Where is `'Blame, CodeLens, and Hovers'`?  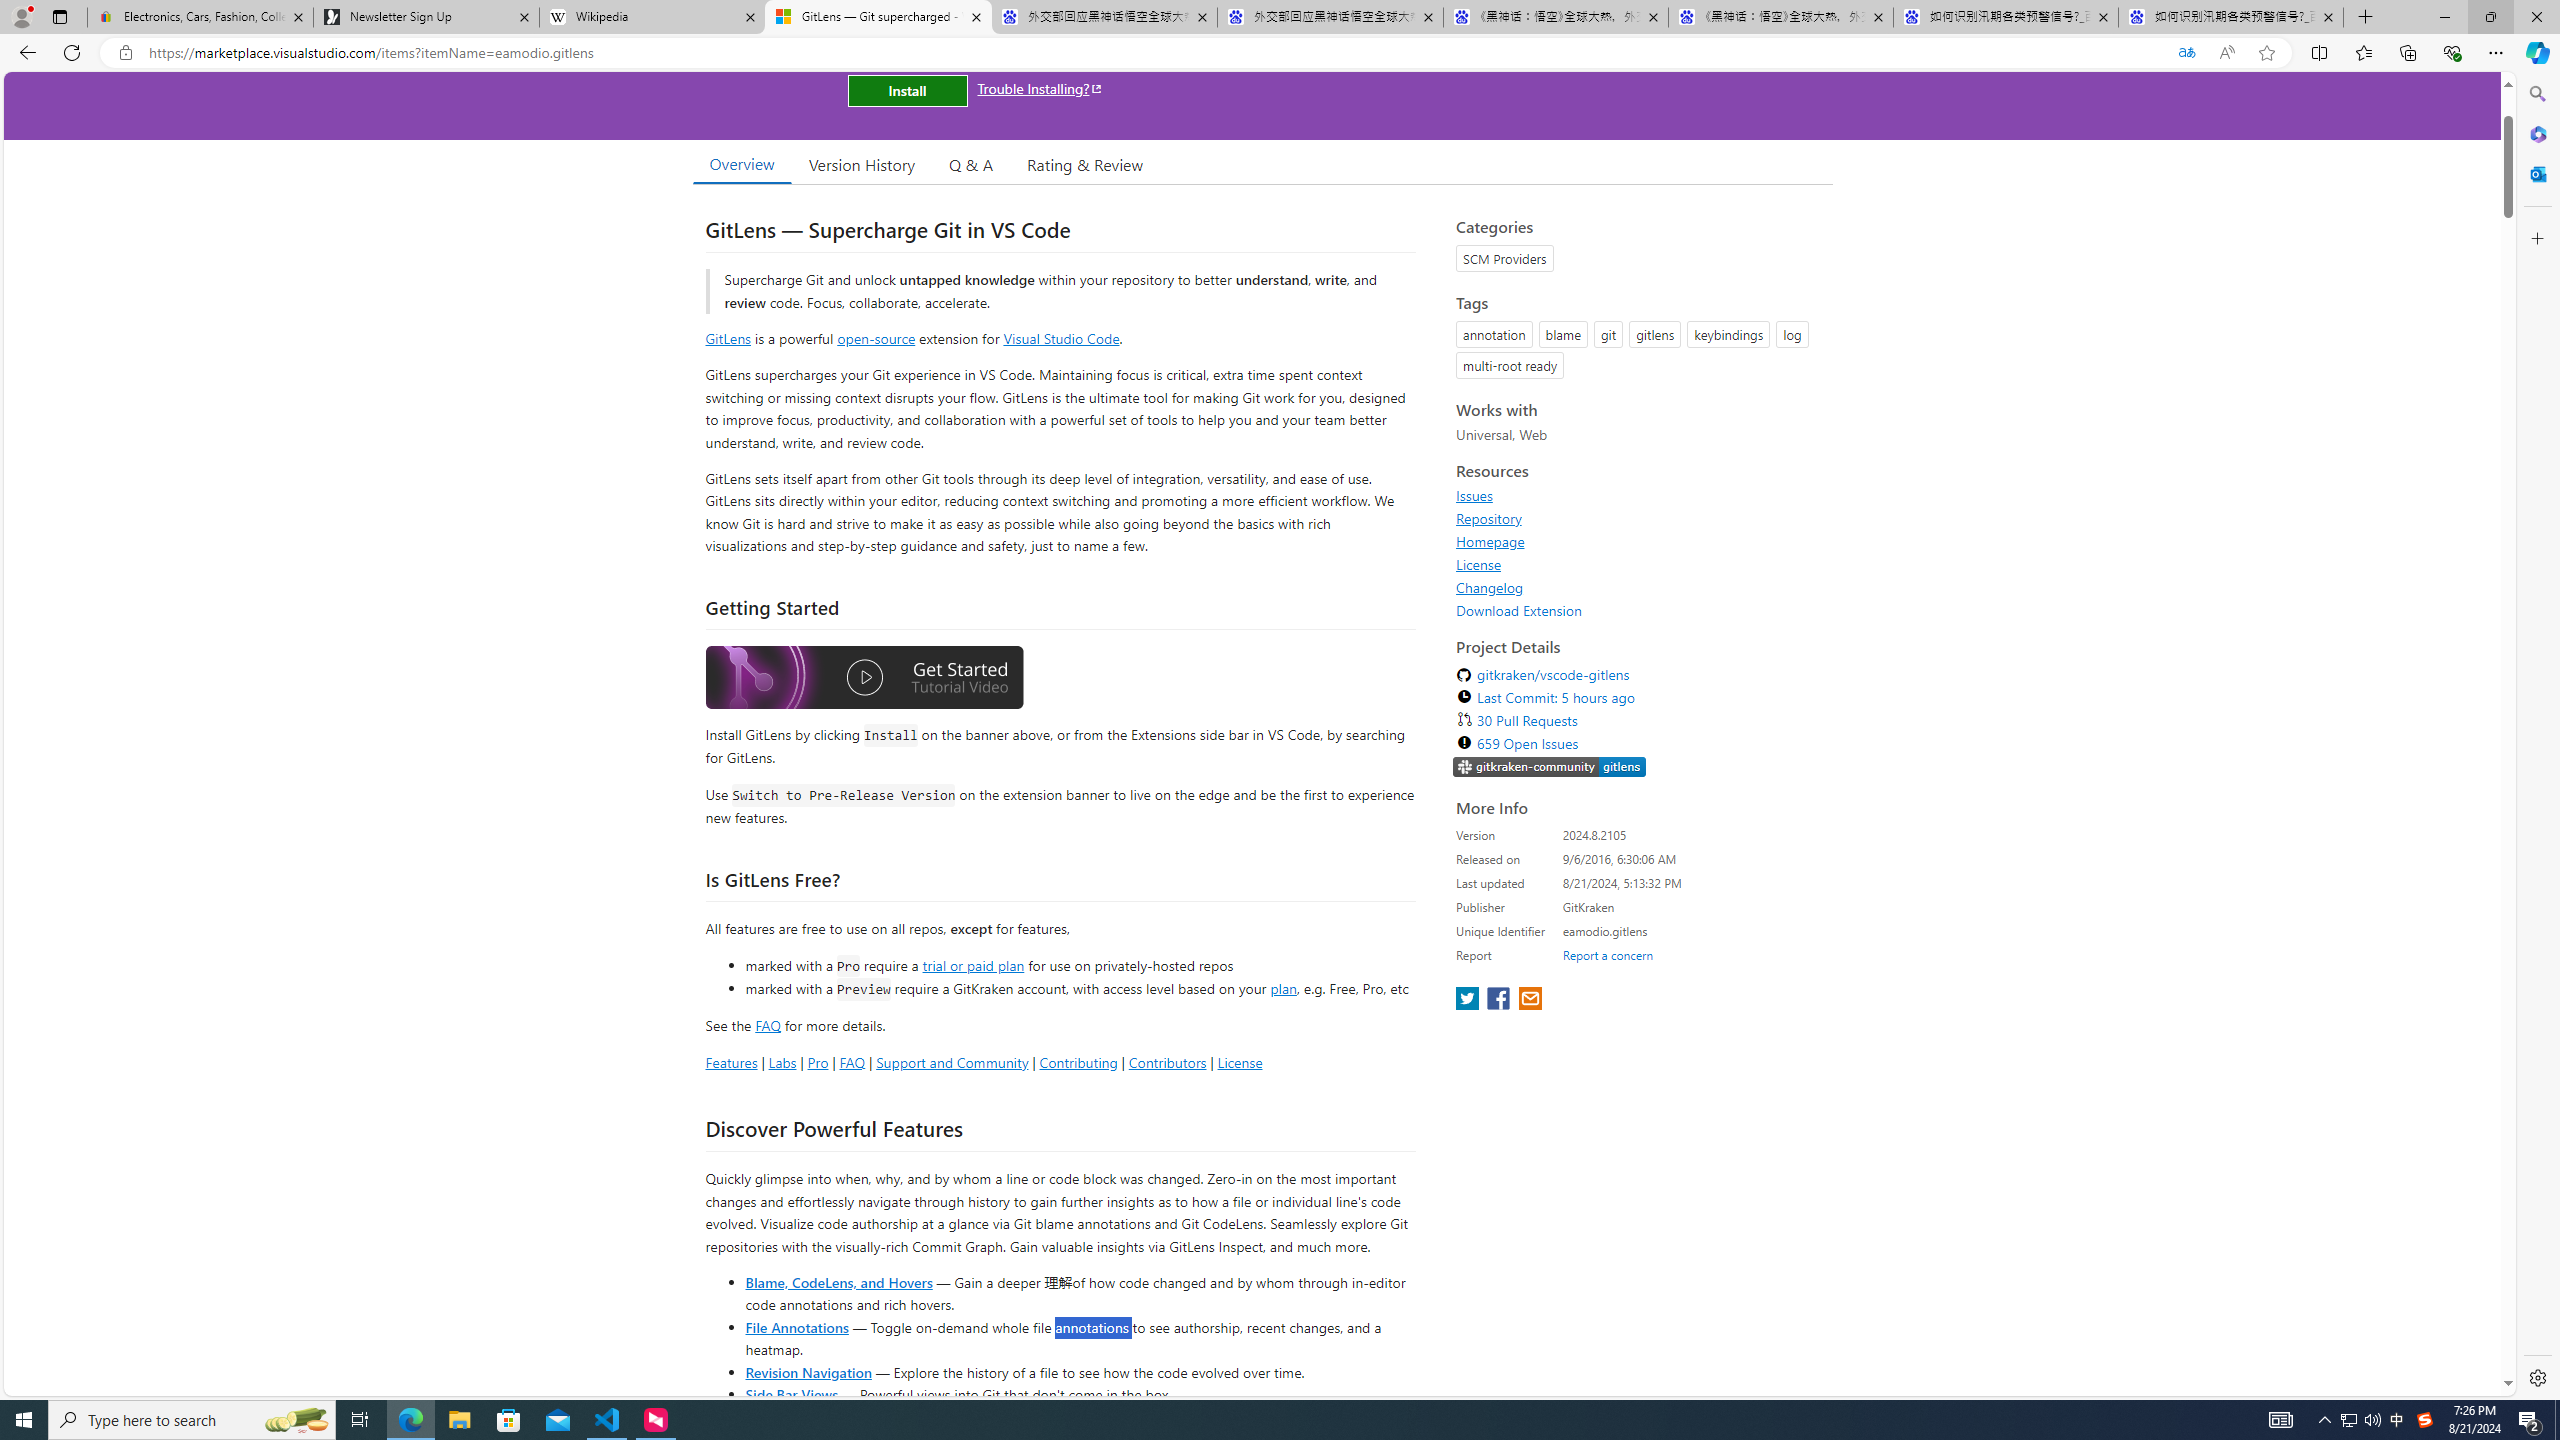
'Blame, CodeLens, and Hovers' is located at coordinates (837, 1280).